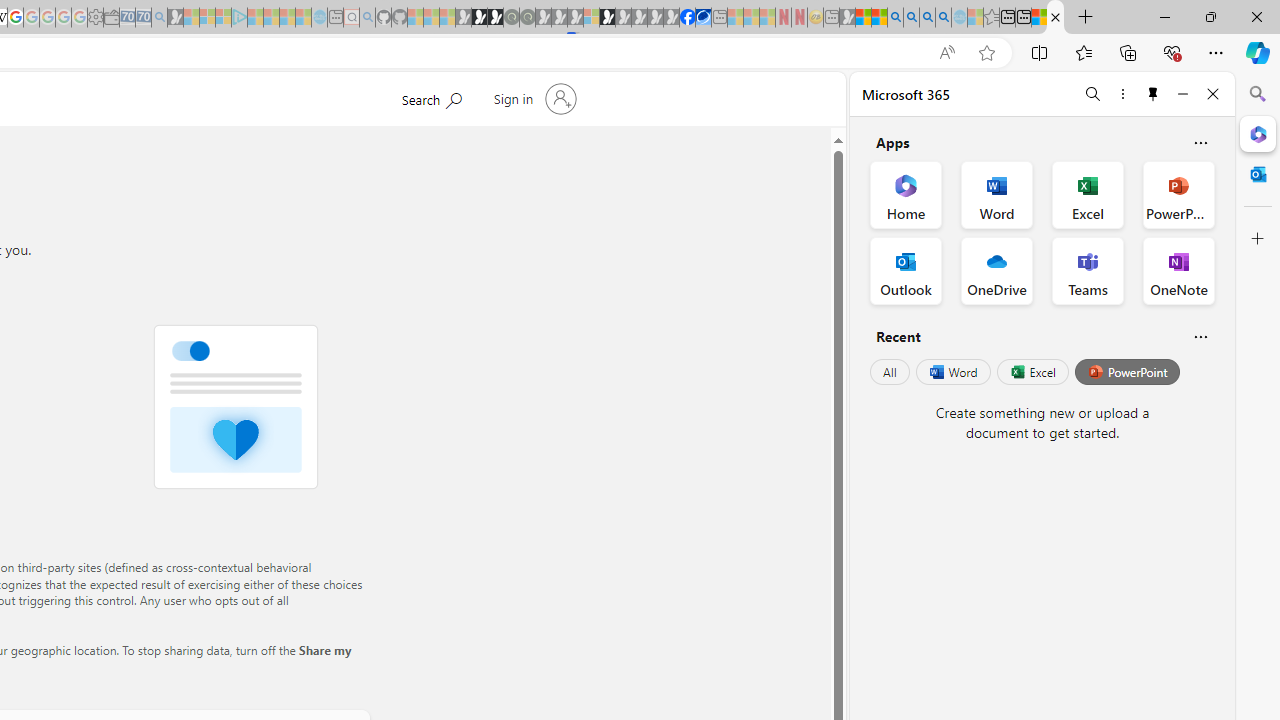 The image size is (1280, 720). Describe the element at coordinates (847, 17) in the screenshot. I see `'MSN - Sleeping'` at that location.